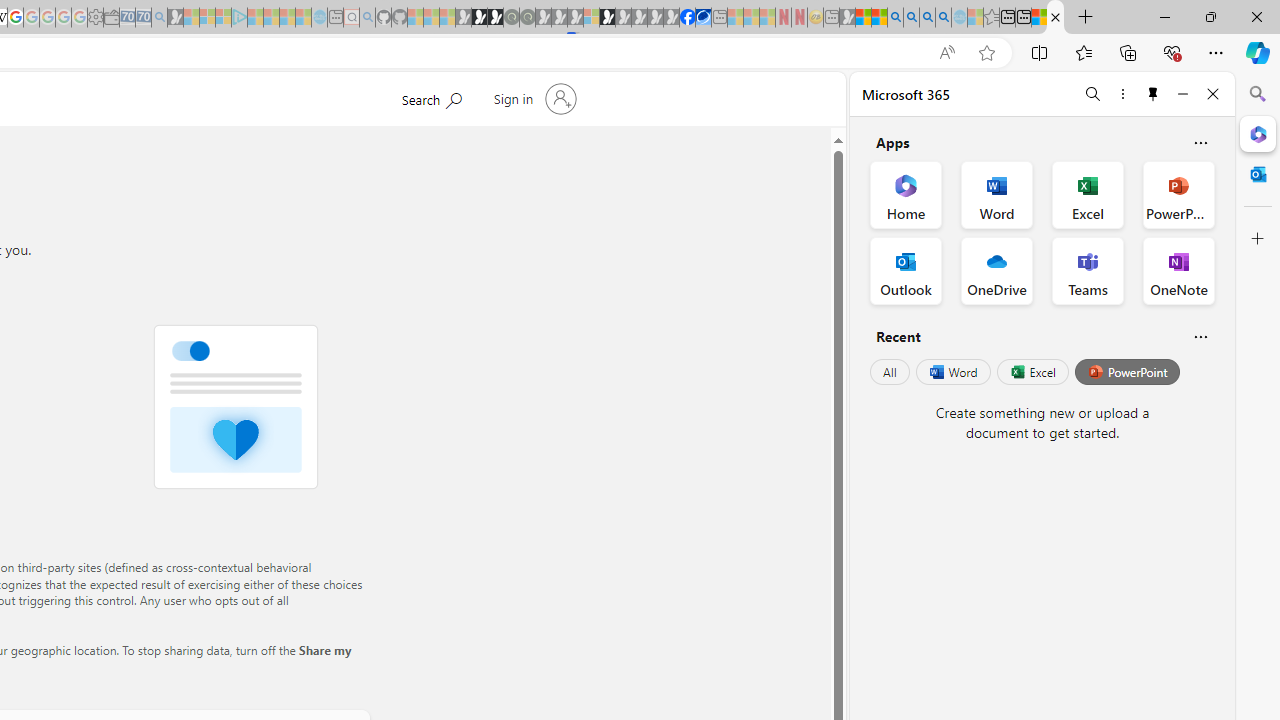 The image size is (1280, 720). Describe the element at coordinates (847, 17) in the screenshot. I see `'MSN - Sleeping'` at that location.